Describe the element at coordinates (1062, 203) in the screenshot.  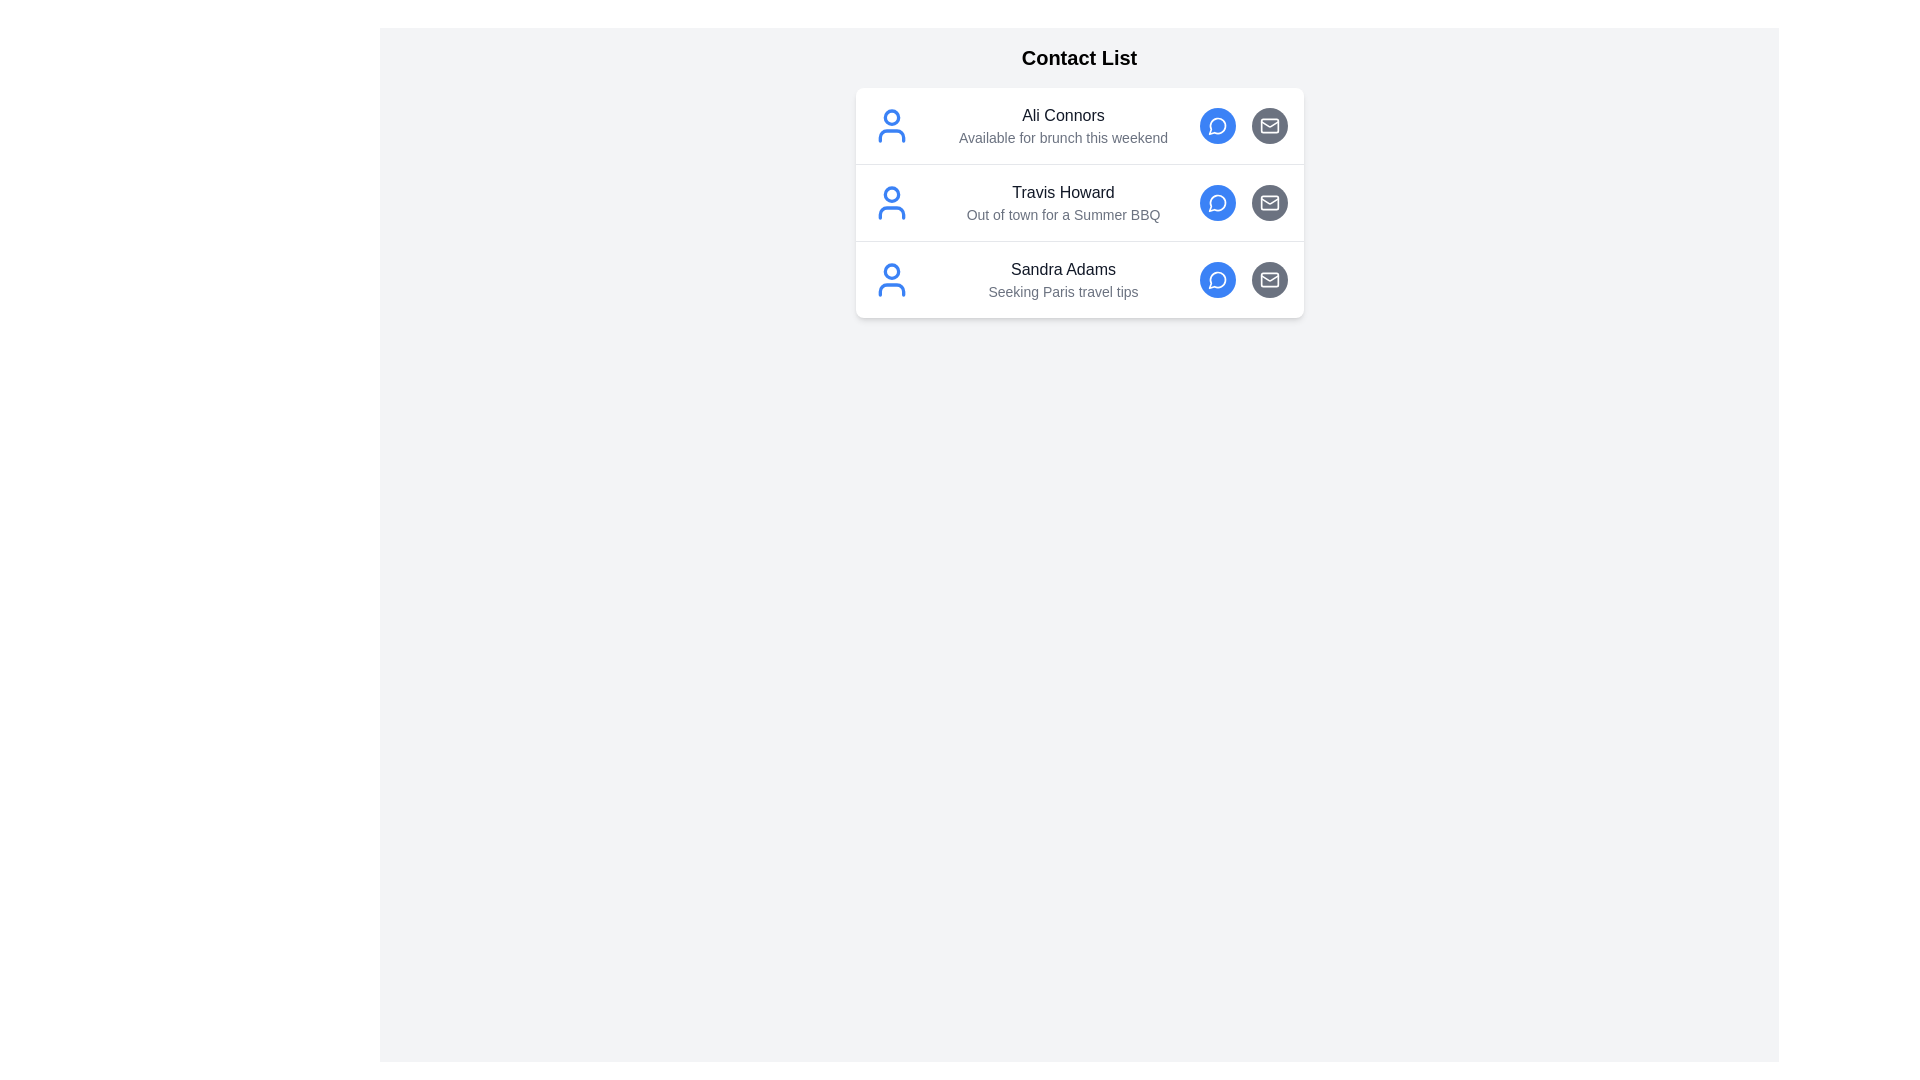
I see `text displayed in the contact block for 'Travis Howard', which shows their status message 'Out of town for a Summer BBQ'. This element is the second entry in the contact list, positioned below 'Ali Connors' and above 'Sandra Adams'` at that location.